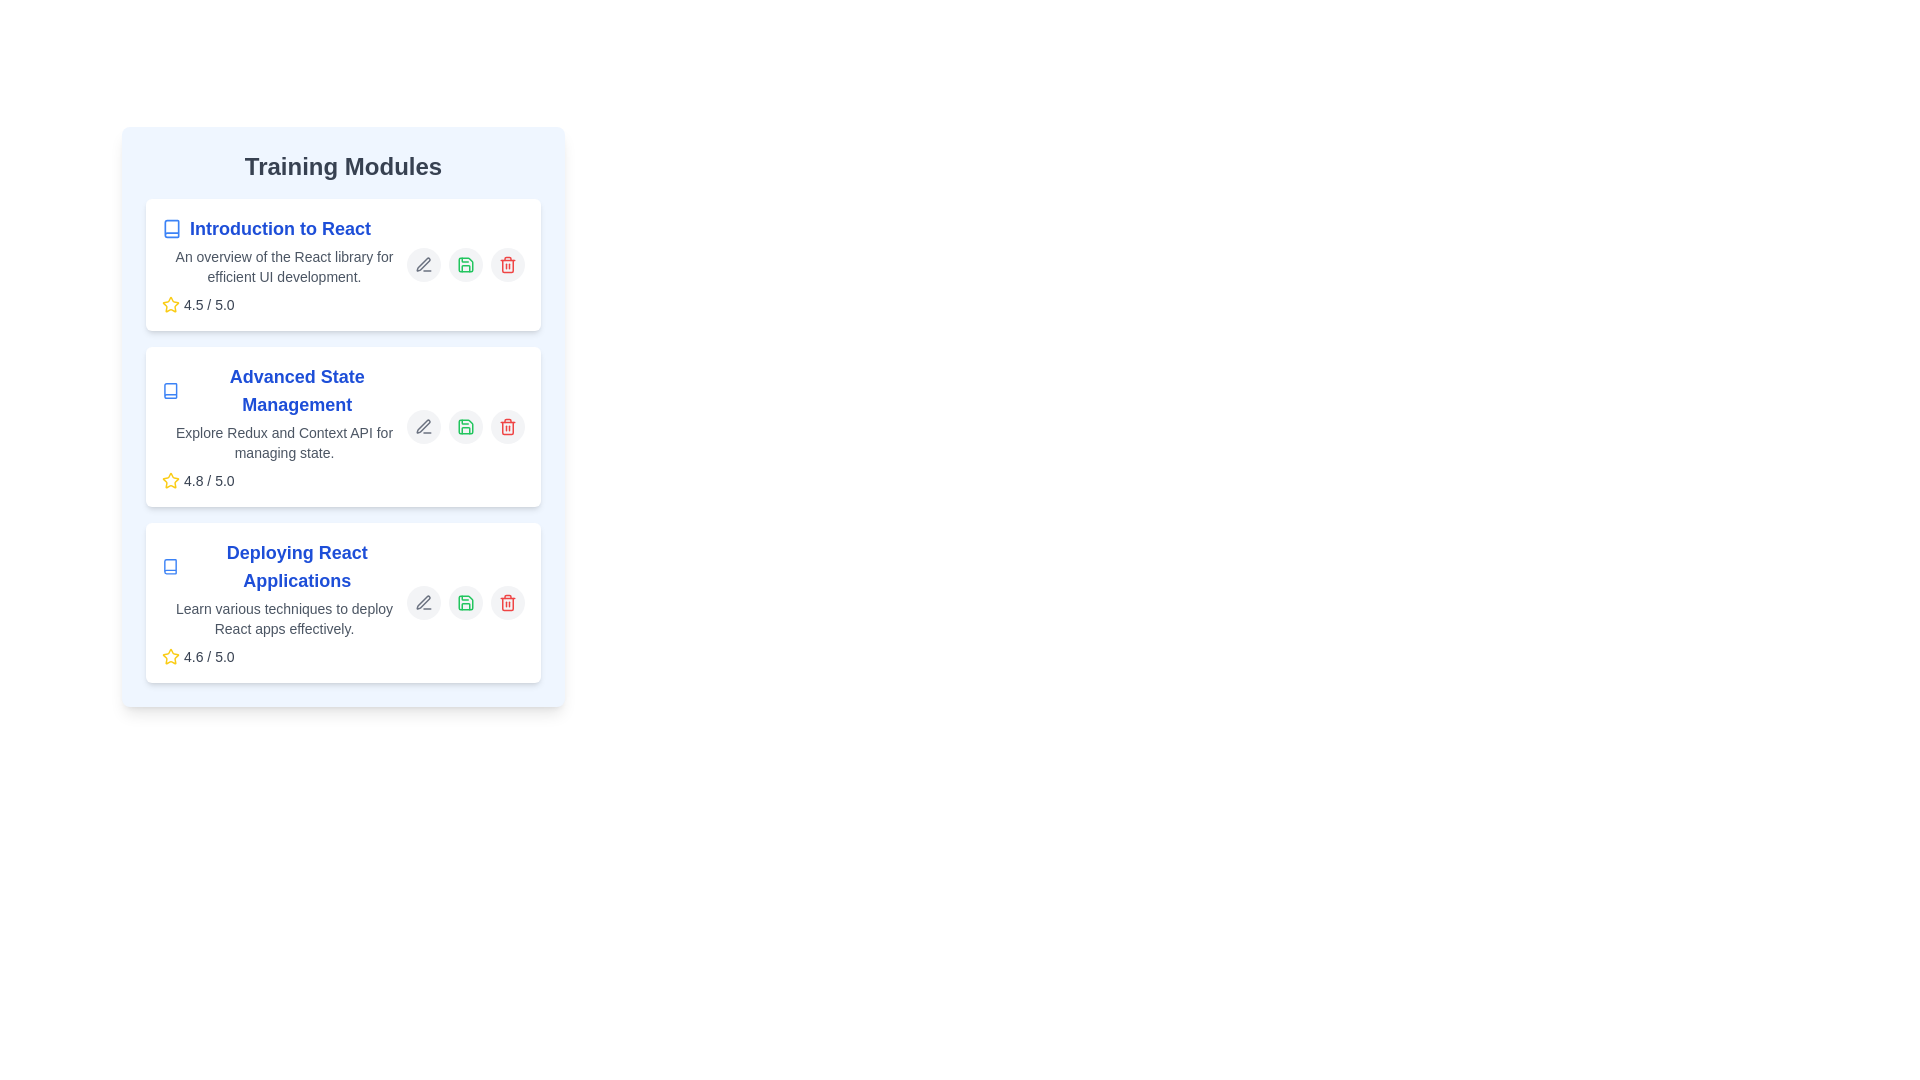 The width and height of the screenshot is (1920, 1080). I want to click on the star-shaped icon with a yellow outline representing the rating for the third module under the 'Training Modules' section, so click(171, 656).